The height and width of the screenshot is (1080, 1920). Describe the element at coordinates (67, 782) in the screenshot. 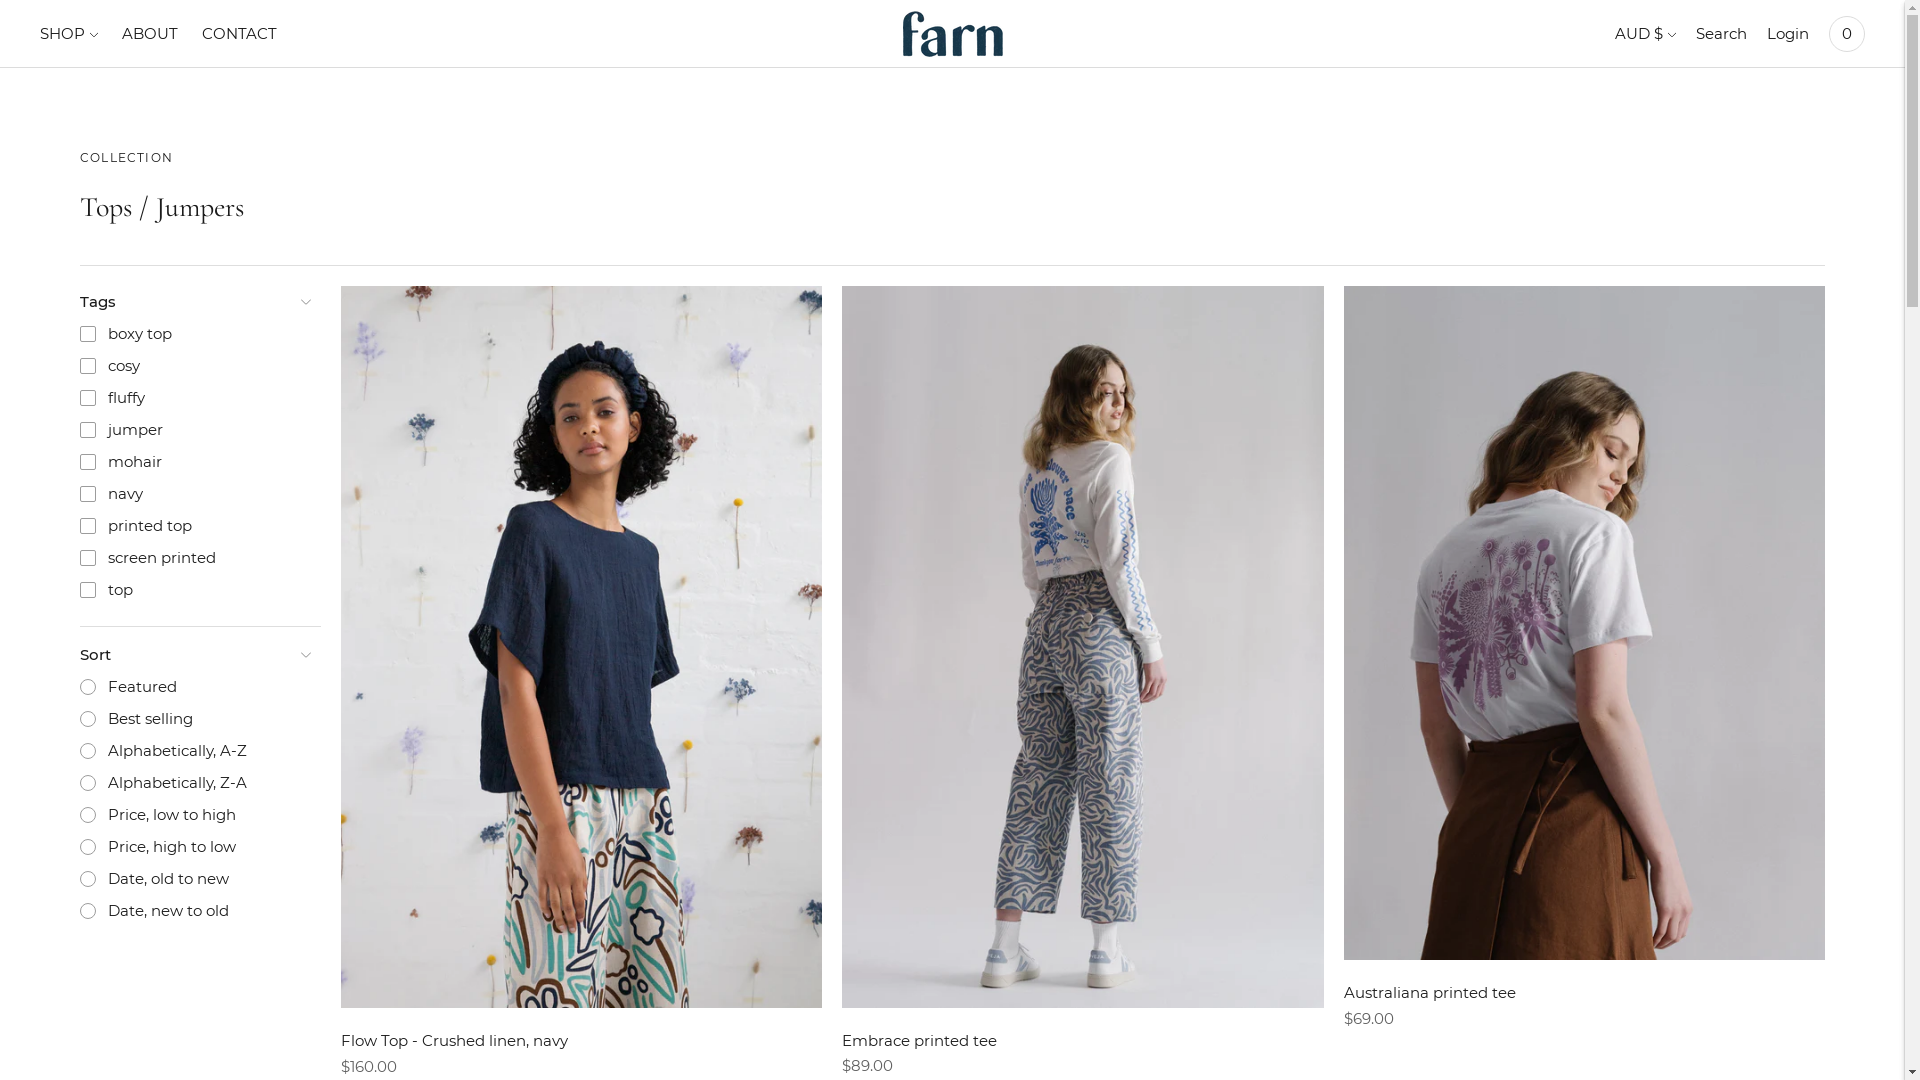

I see `'Alphabetically, Z-A'` at that location.